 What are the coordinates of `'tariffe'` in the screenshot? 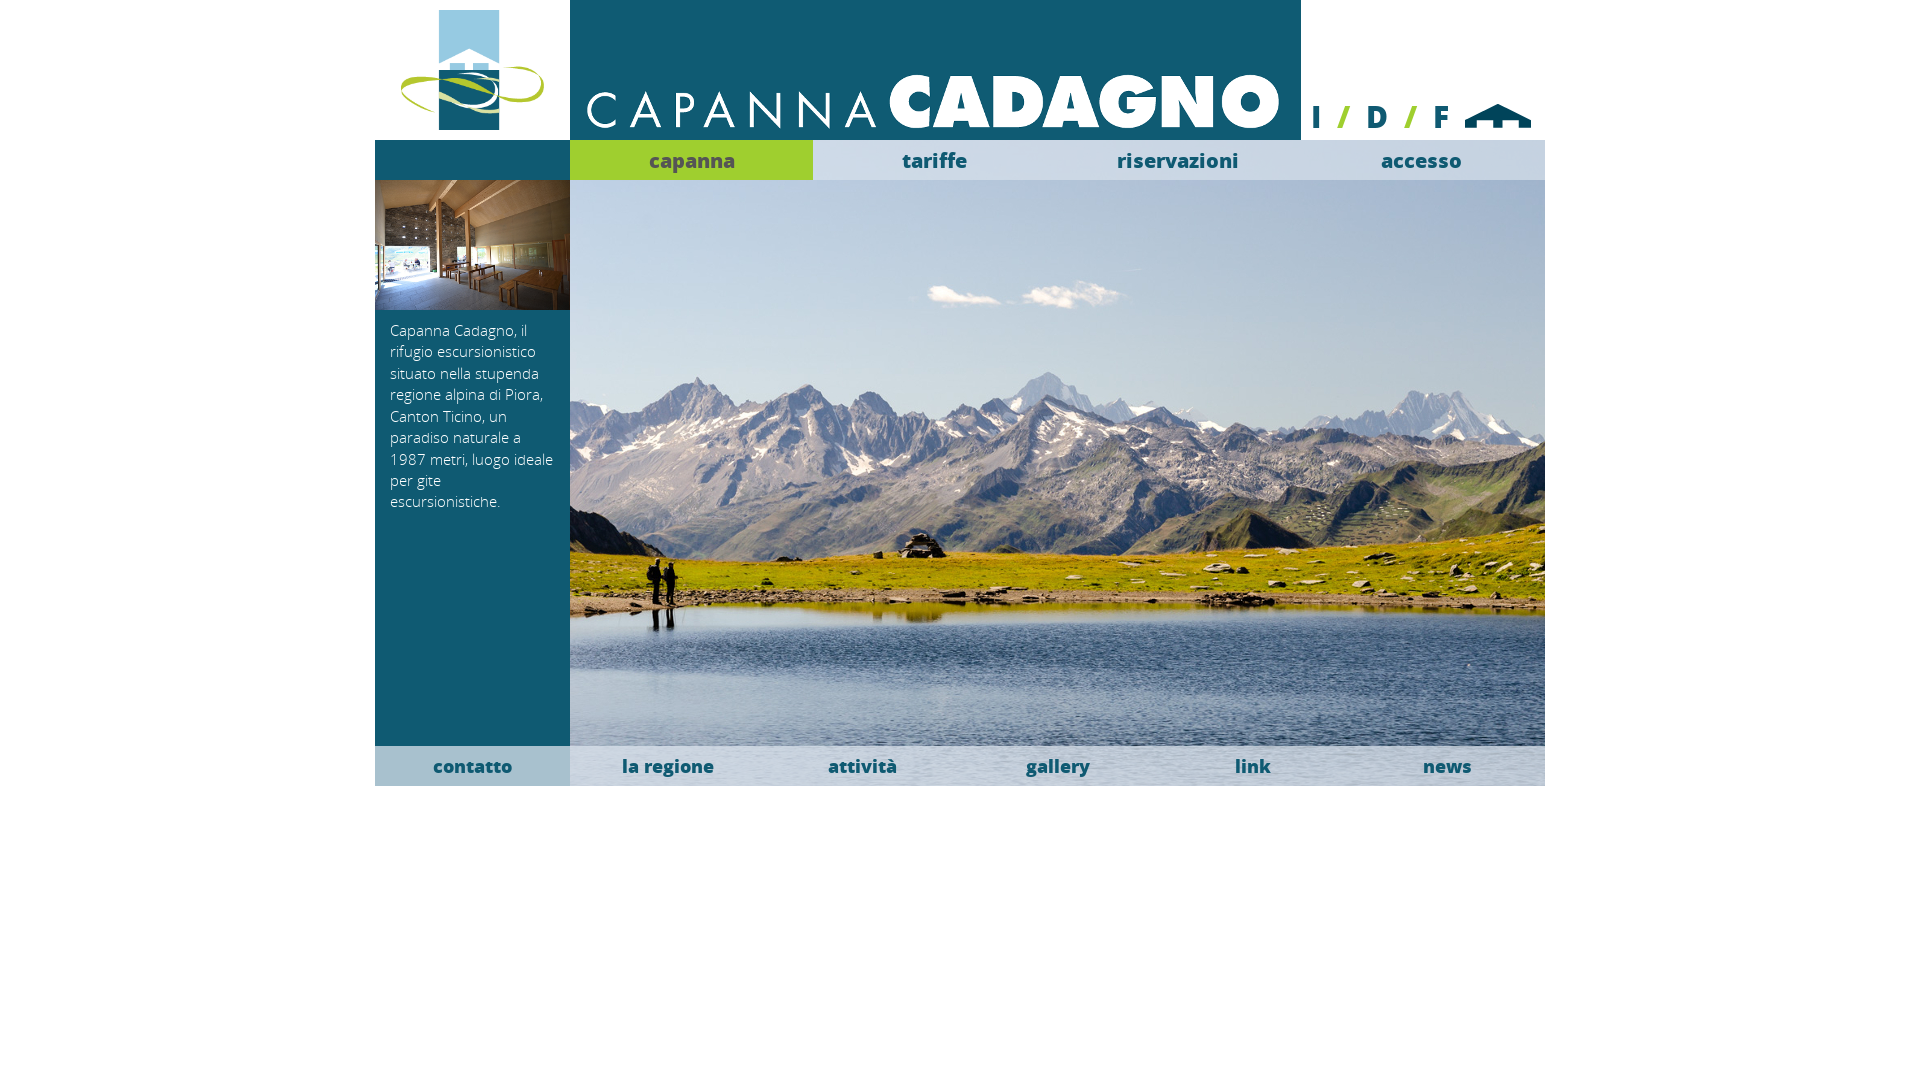 It's located at (933, 158).